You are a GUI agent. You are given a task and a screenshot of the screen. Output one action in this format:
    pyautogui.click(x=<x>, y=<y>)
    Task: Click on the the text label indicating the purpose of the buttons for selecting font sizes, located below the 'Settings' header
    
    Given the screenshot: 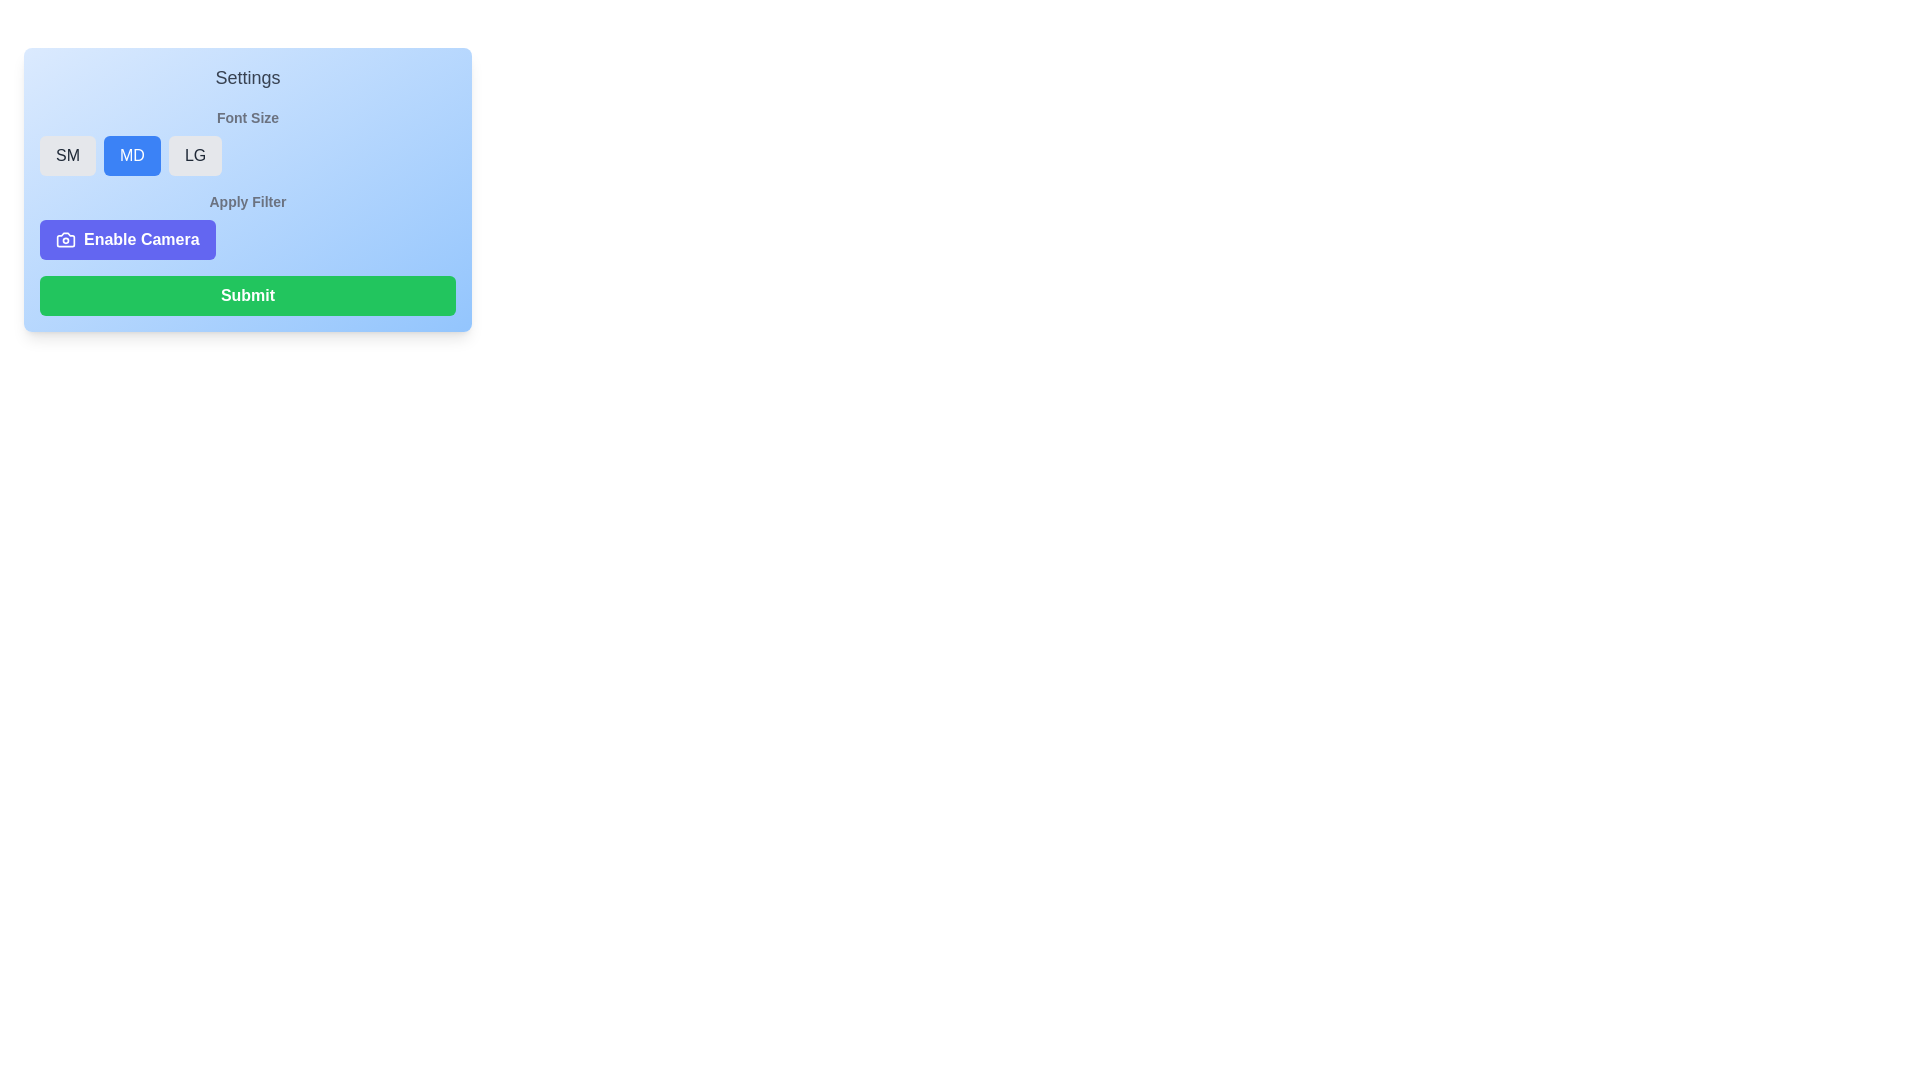 What is the action you would take?
    pyautogui.click(x=247, y=118)
    